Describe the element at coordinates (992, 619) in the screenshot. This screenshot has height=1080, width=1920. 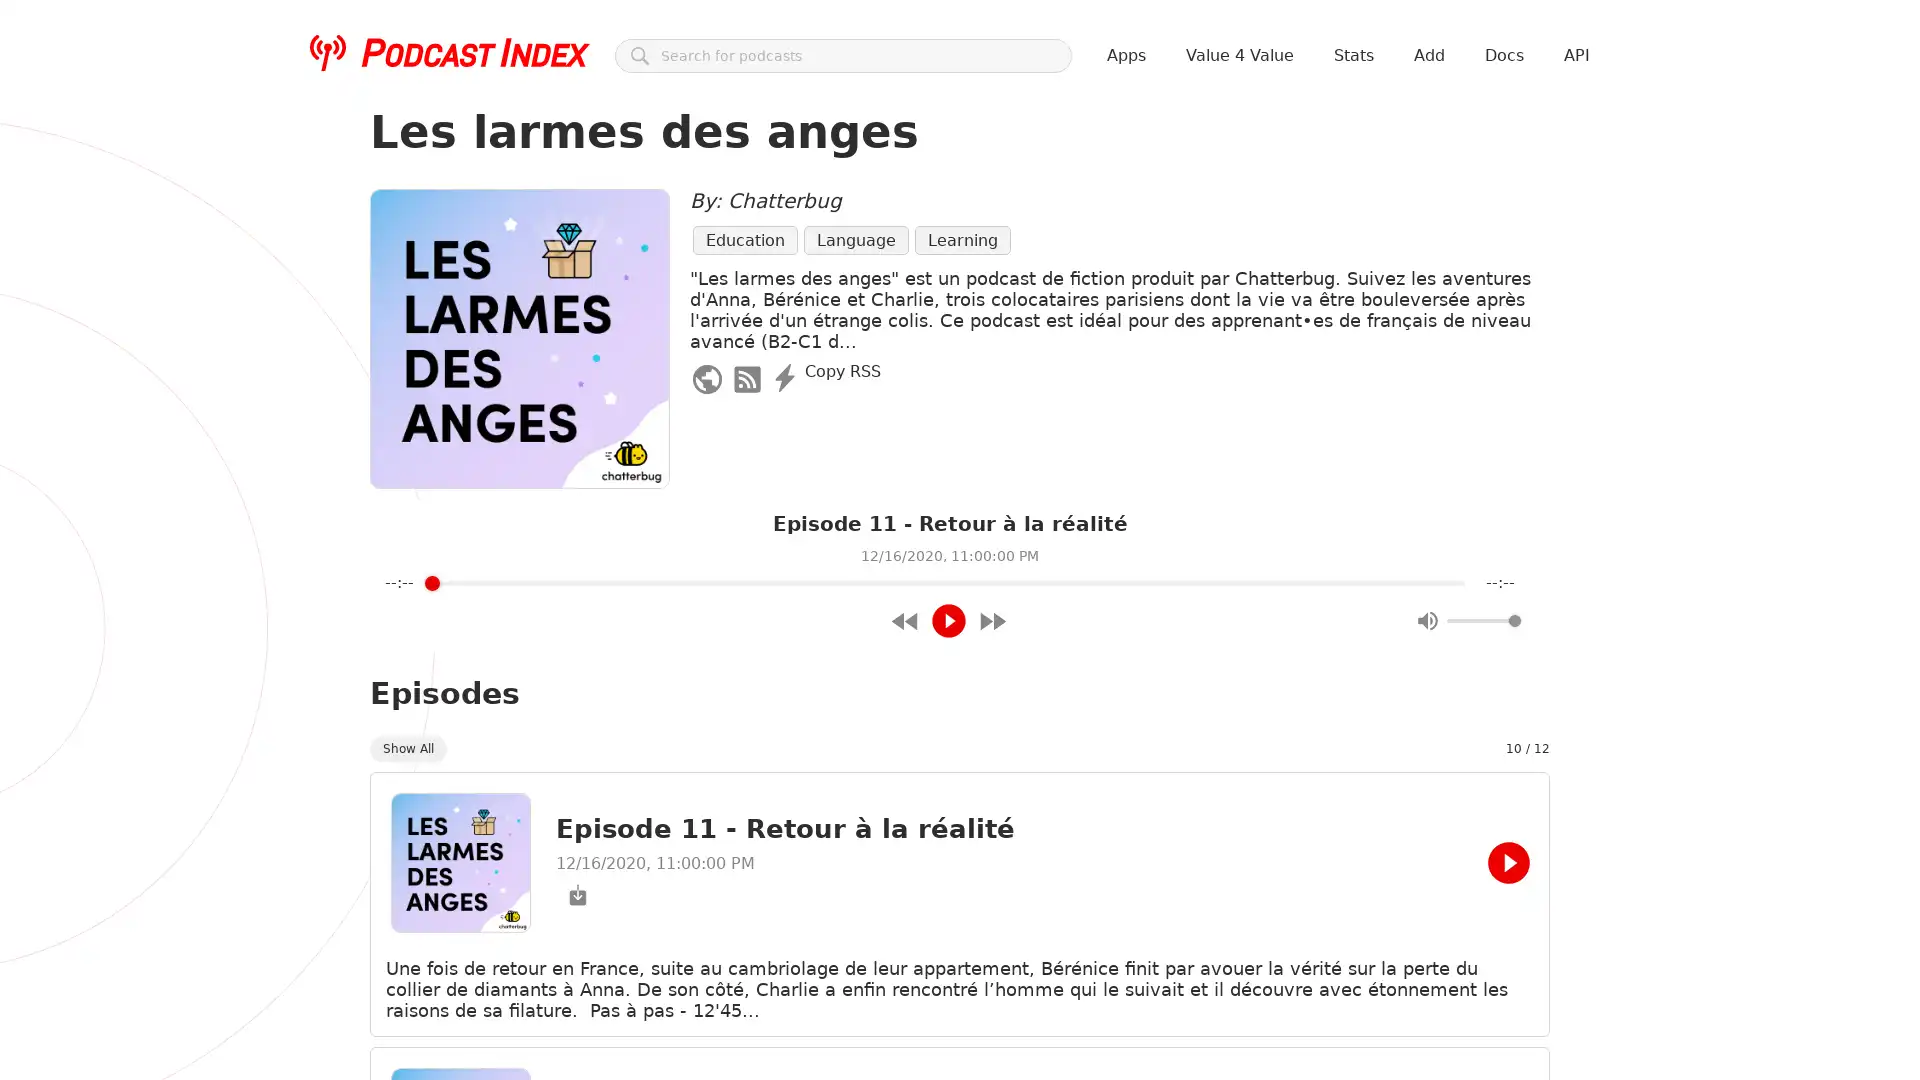
I see `Forward` at that location.